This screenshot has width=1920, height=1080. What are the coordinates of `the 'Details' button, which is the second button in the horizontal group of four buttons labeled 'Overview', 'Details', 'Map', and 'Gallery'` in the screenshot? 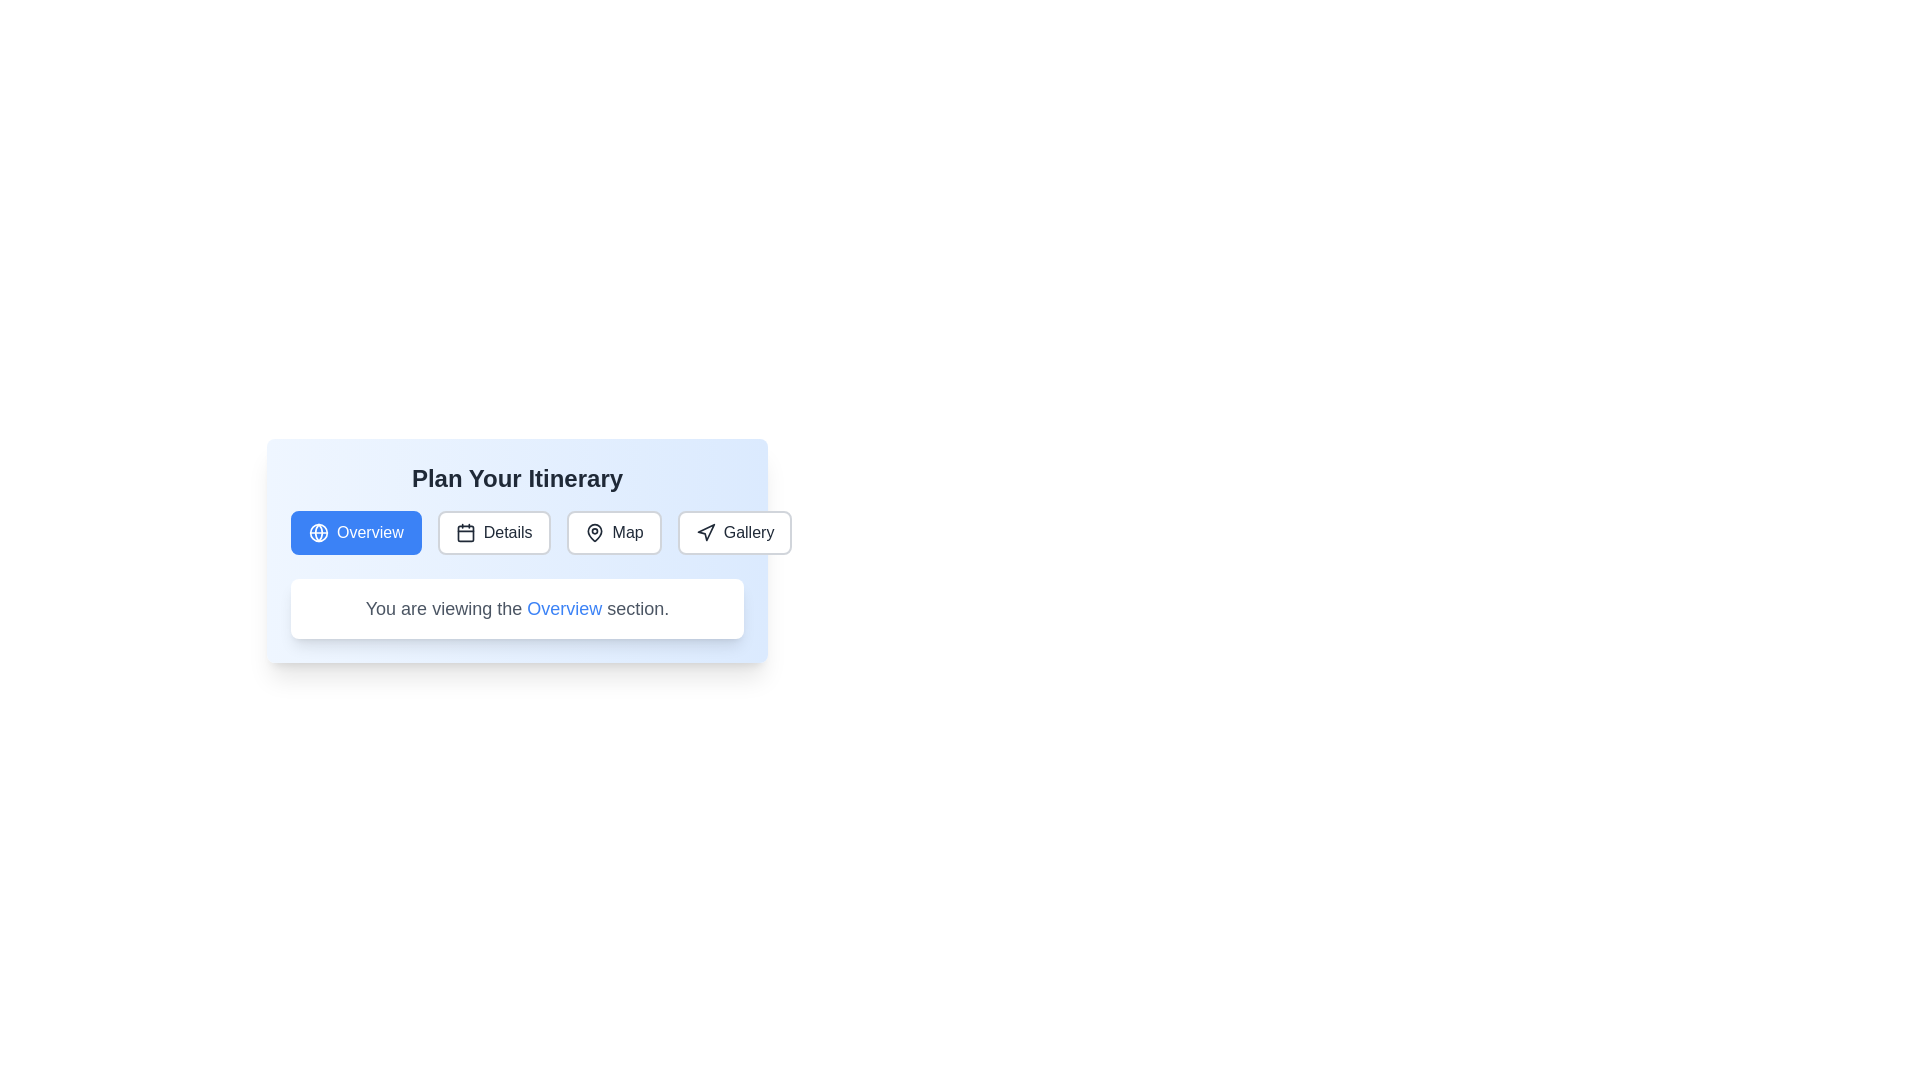 It's located at (494, 531).